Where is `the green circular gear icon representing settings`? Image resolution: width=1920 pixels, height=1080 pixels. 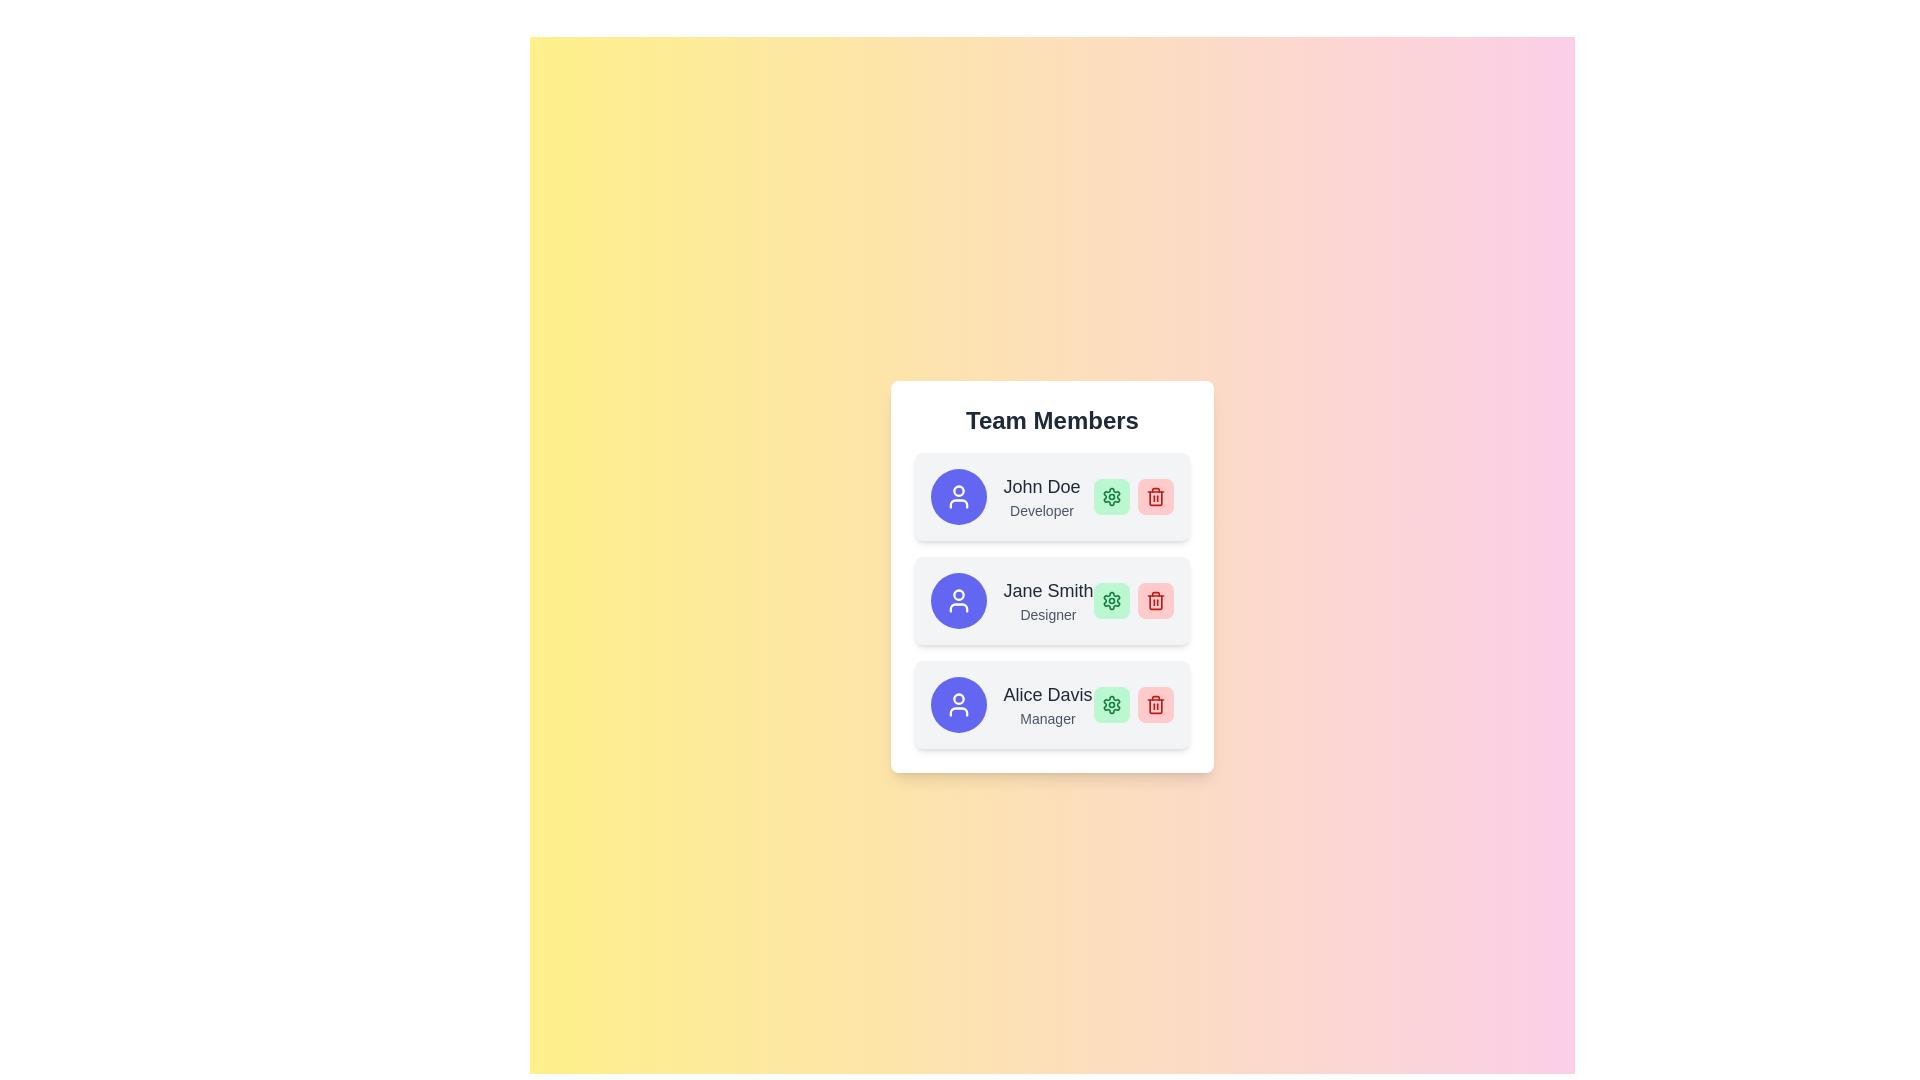
the green circular gear icon representing settings is located at coordinates (1110, 600).